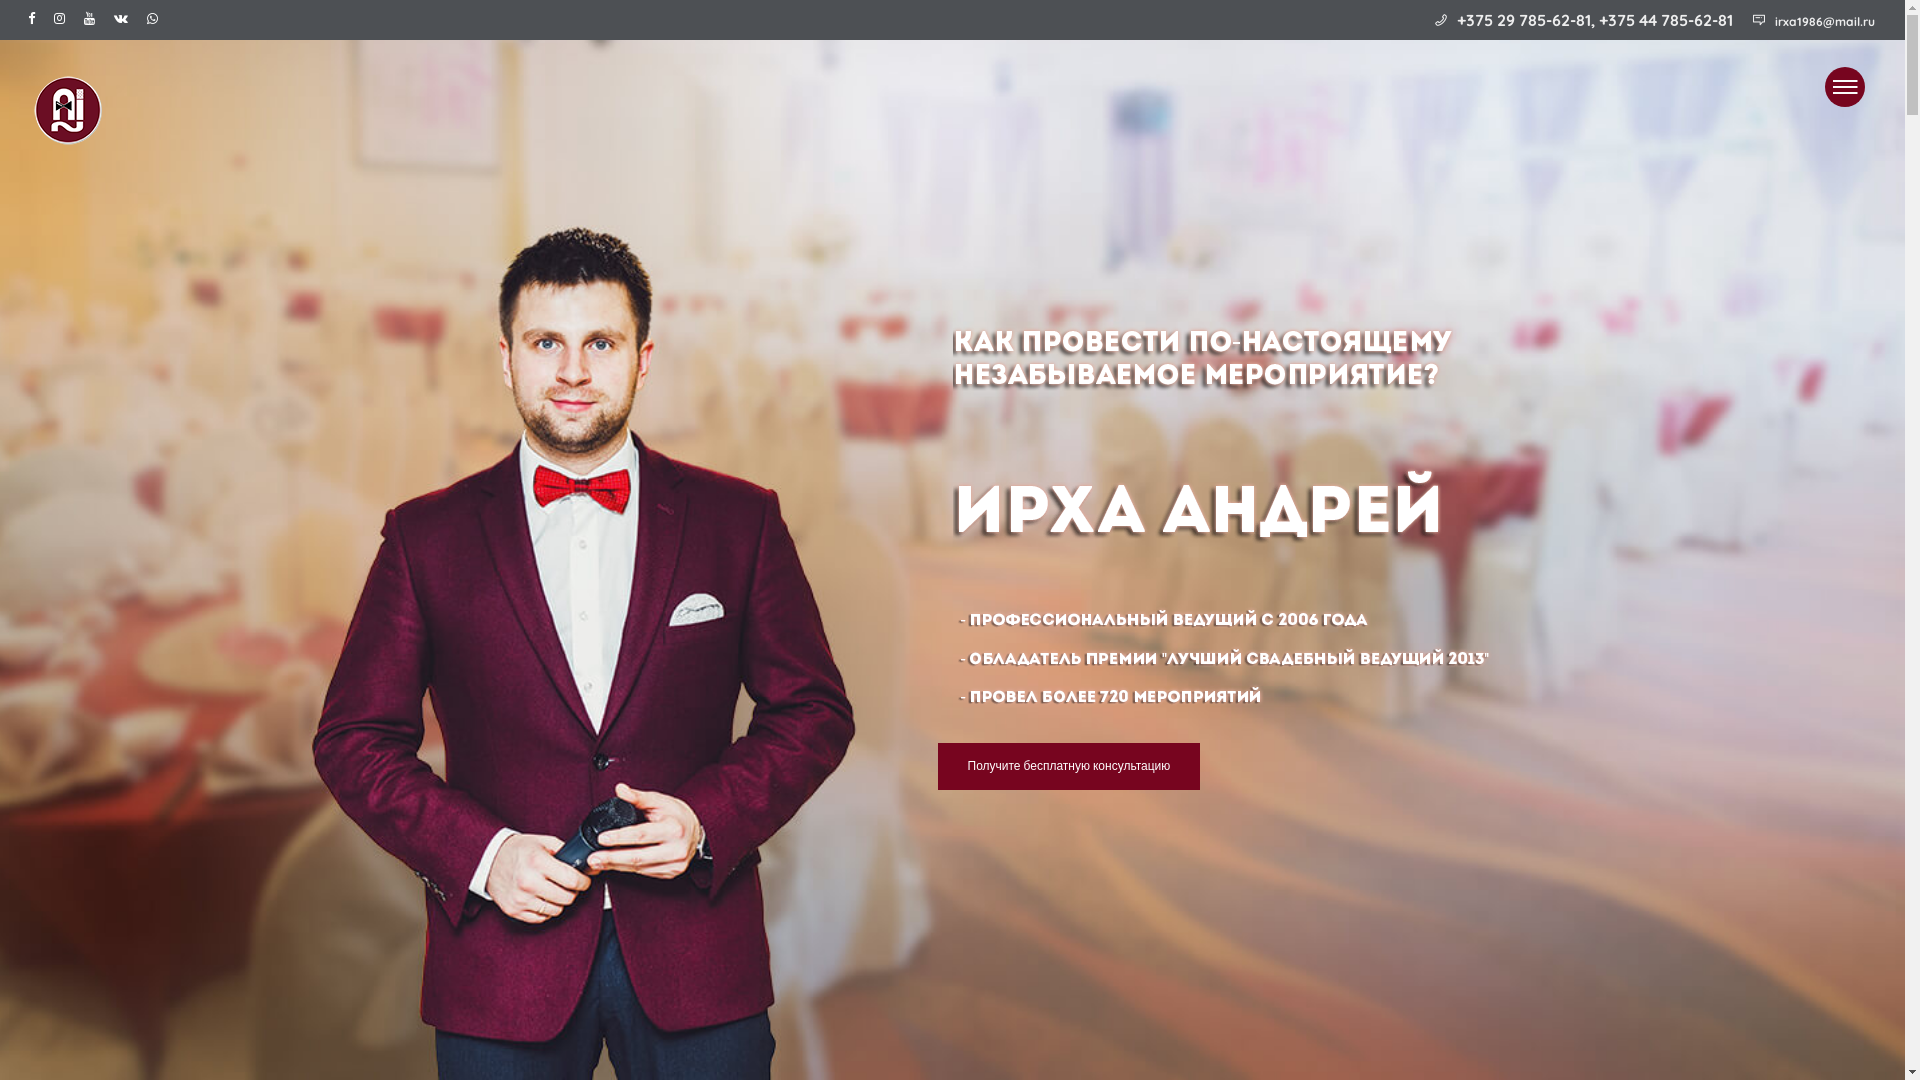 The width and height of the screenshot is (1920, 1080). Describe the element at coordinates (35, 17) in the screenshot. I see `'Facebook'` at that location.